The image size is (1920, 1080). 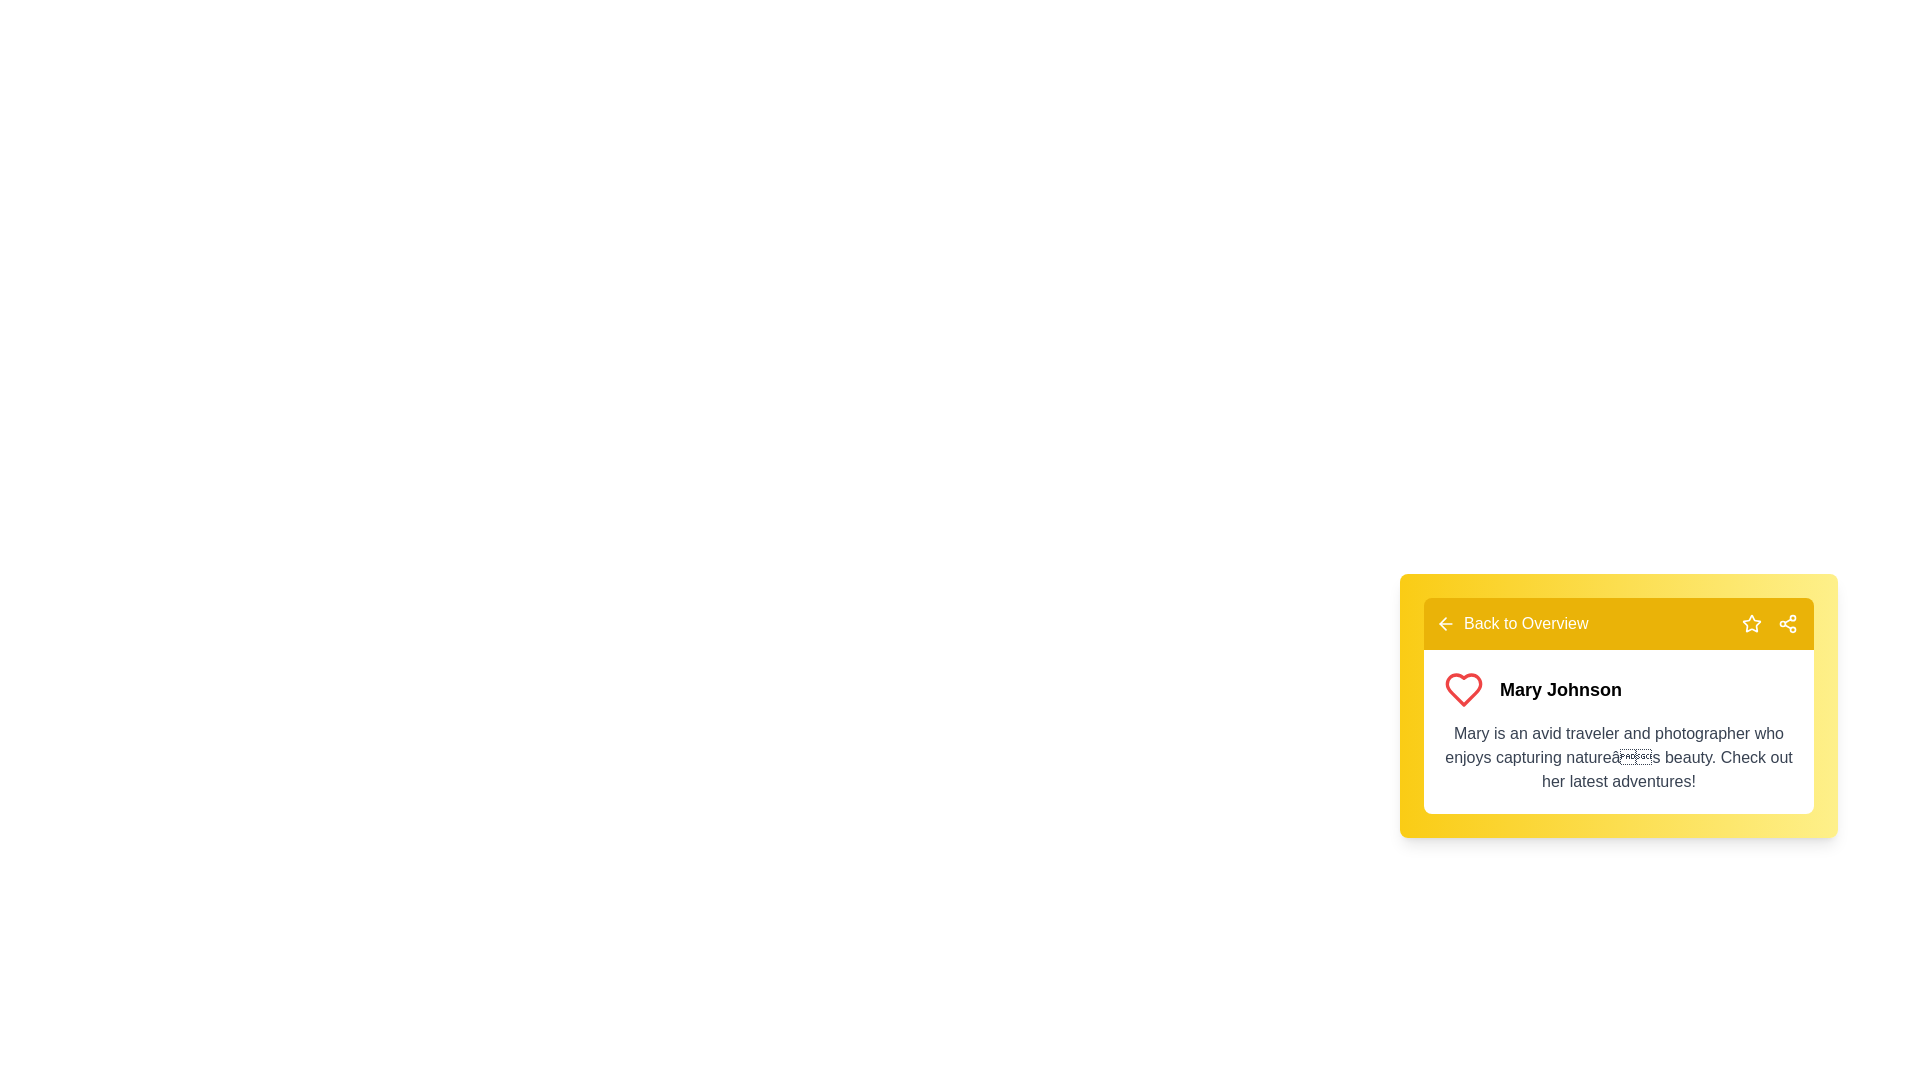 What do you see at coordinates (1445, 623) in the screenshot?
I see `the arrow icon located at the top left of the yellow section` at bounding box center [1445, 623].